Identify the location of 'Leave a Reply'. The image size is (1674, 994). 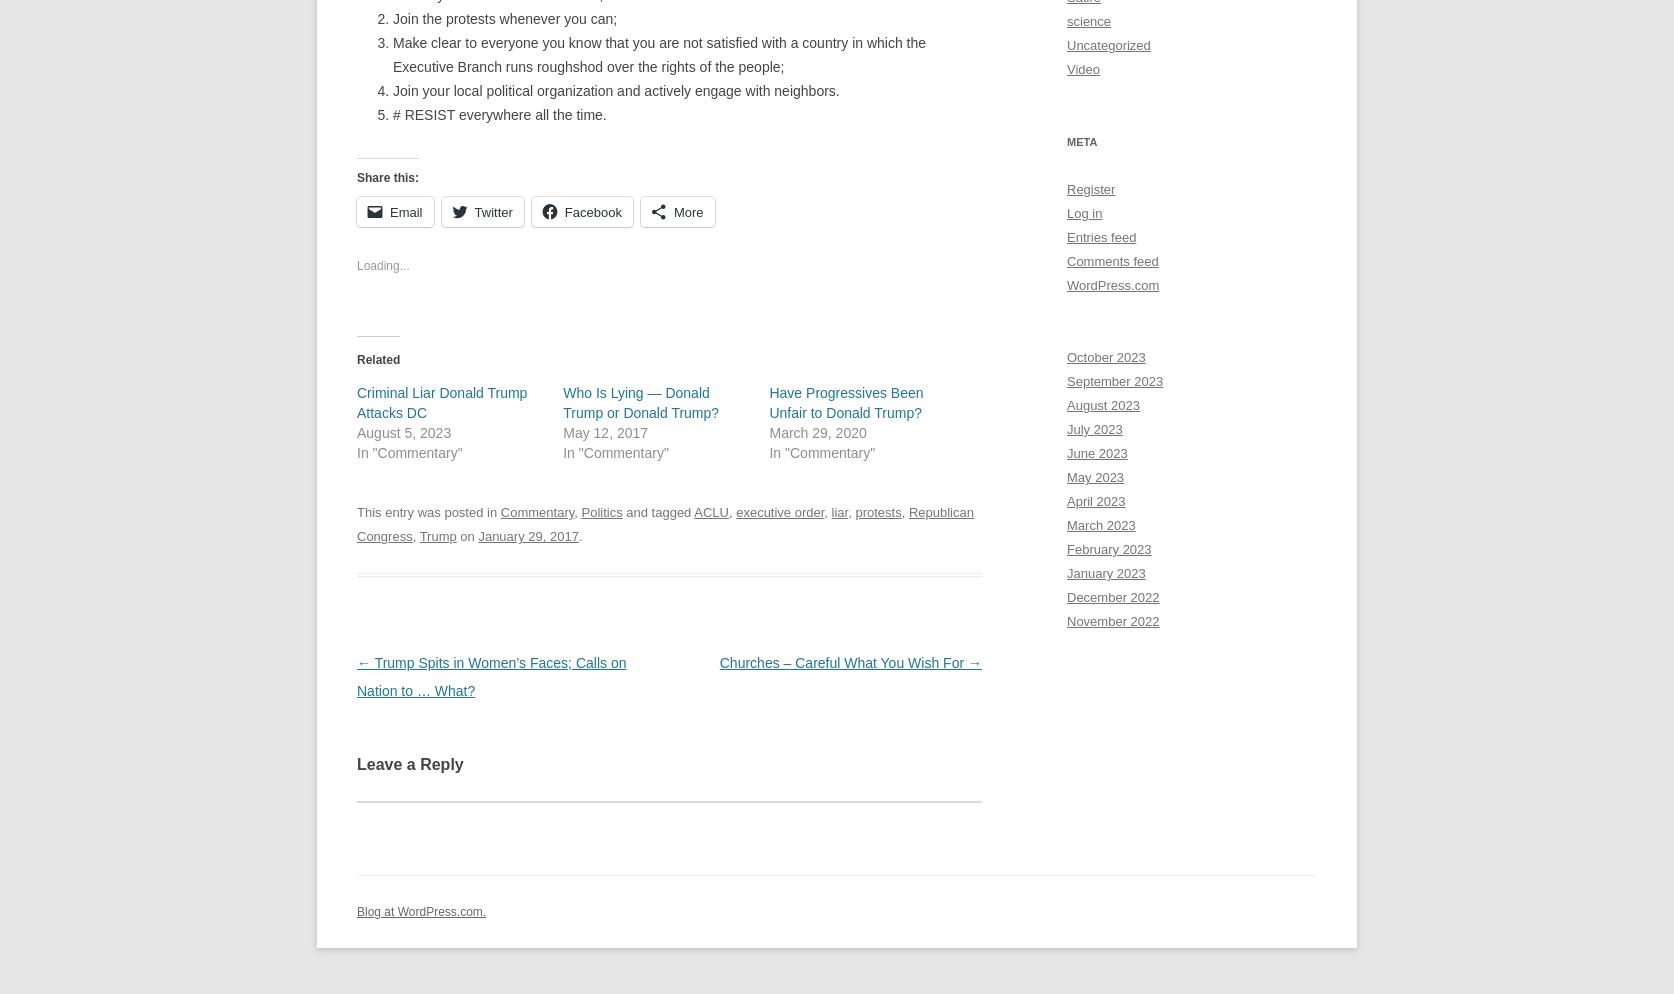
(409, 763).